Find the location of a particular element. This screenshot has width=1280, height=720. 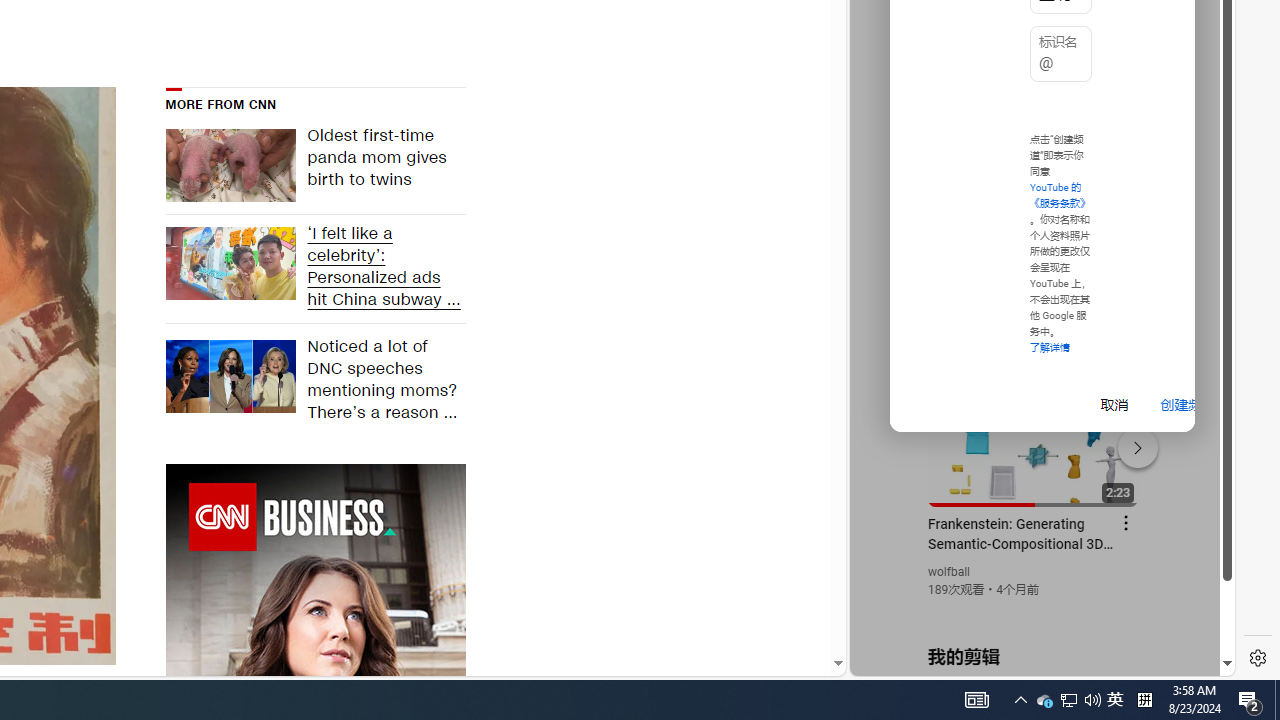

'wolfball' is located at coordinates (948, 572).